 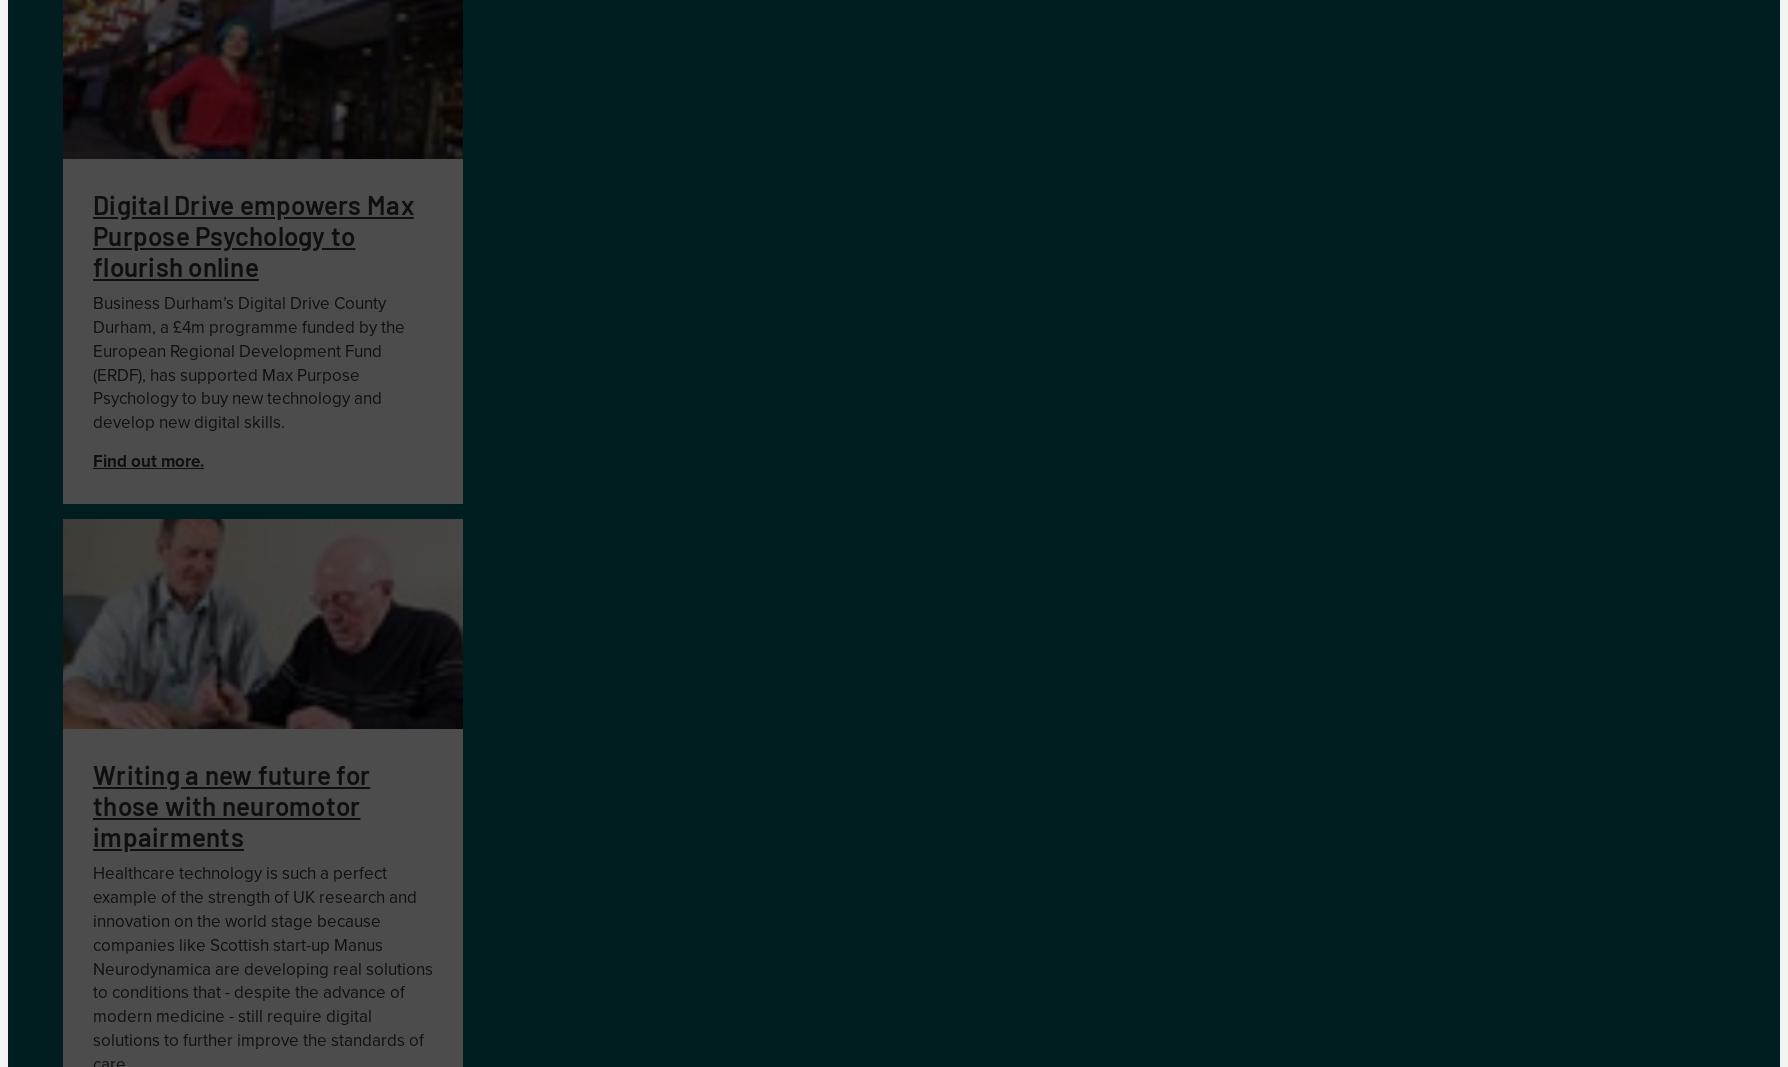 What do you see at coordinates (252, 234) in the screenshot?
I see `'Digital Drive empowers Max Purpose Psychology to flourish online'` at bounding box center [252, 234].